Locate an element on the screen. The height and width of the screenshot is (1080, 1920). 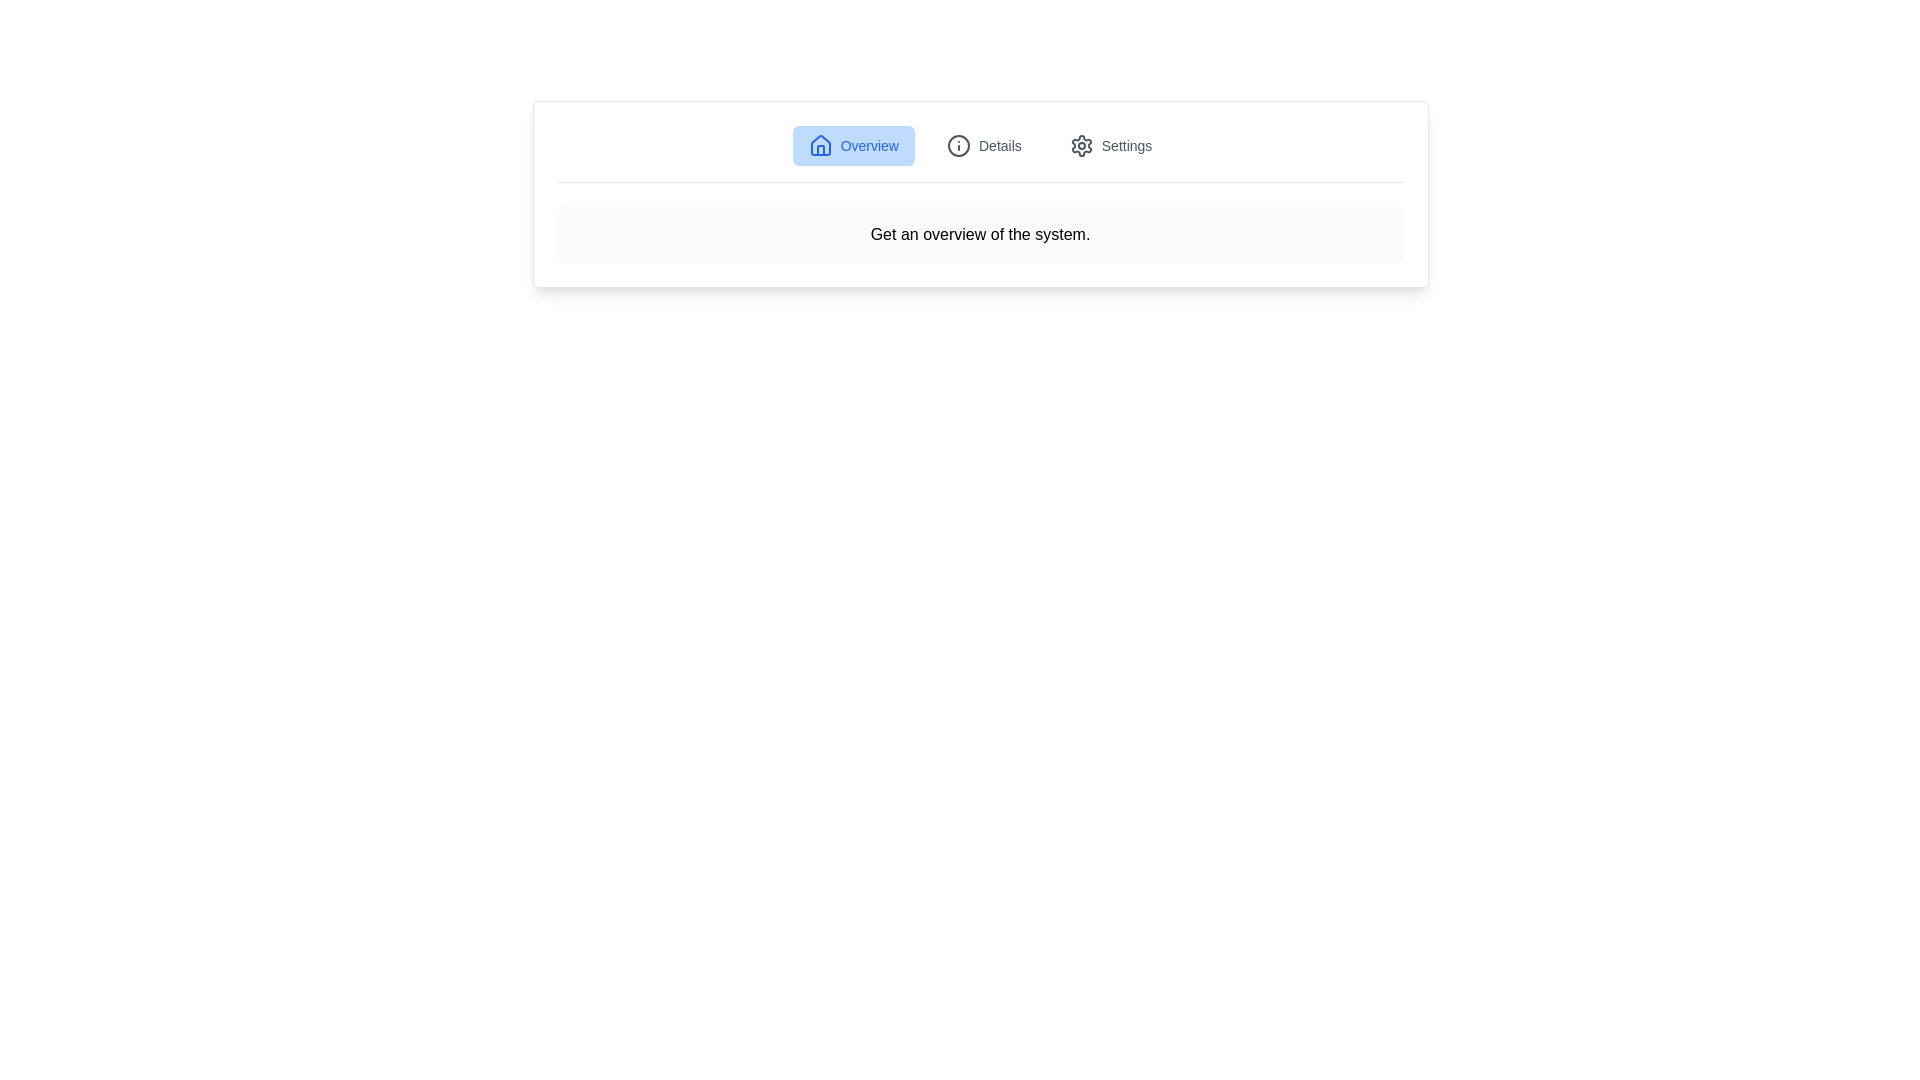
the navigation label within the button component that signifies access to the overview section of the application is located at coordinates (869, 145).